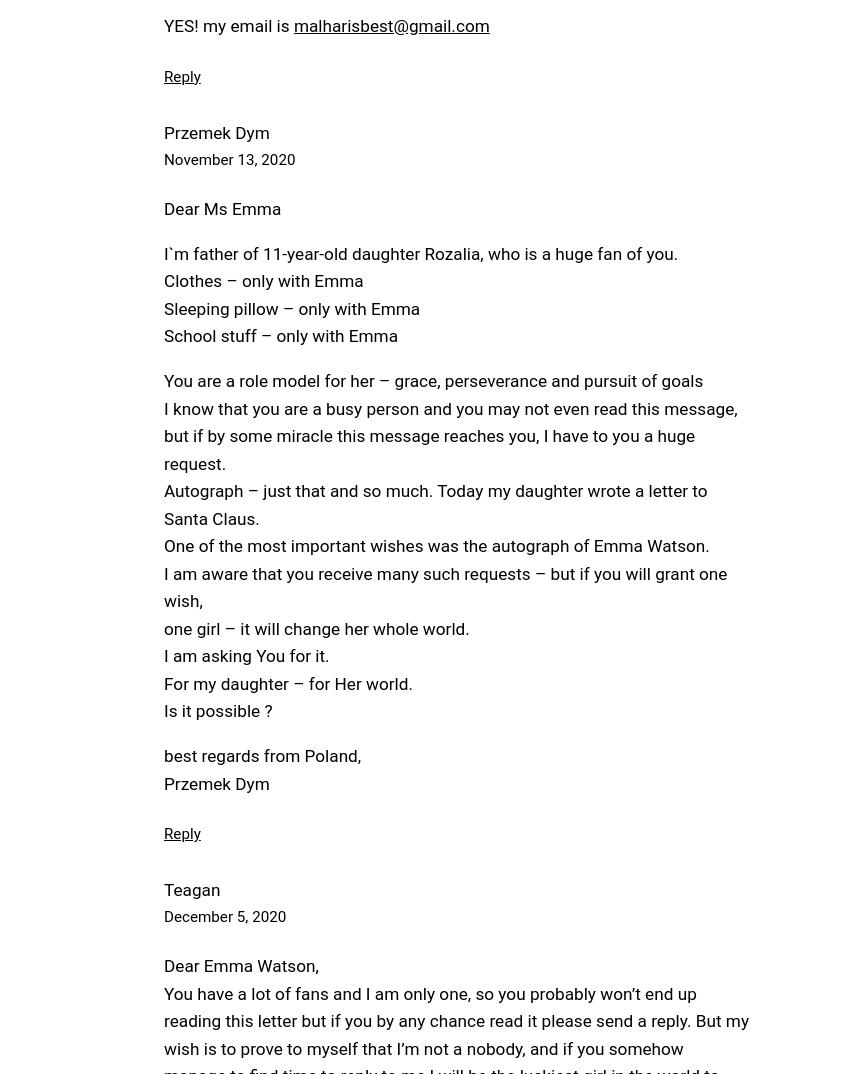 The width and height of the screenshot is (850, 1074). What do you see at coordinates (280, 334) in the screenshot?
I see `'School stuff – only with Emma'` at bounding box center [280, 334].